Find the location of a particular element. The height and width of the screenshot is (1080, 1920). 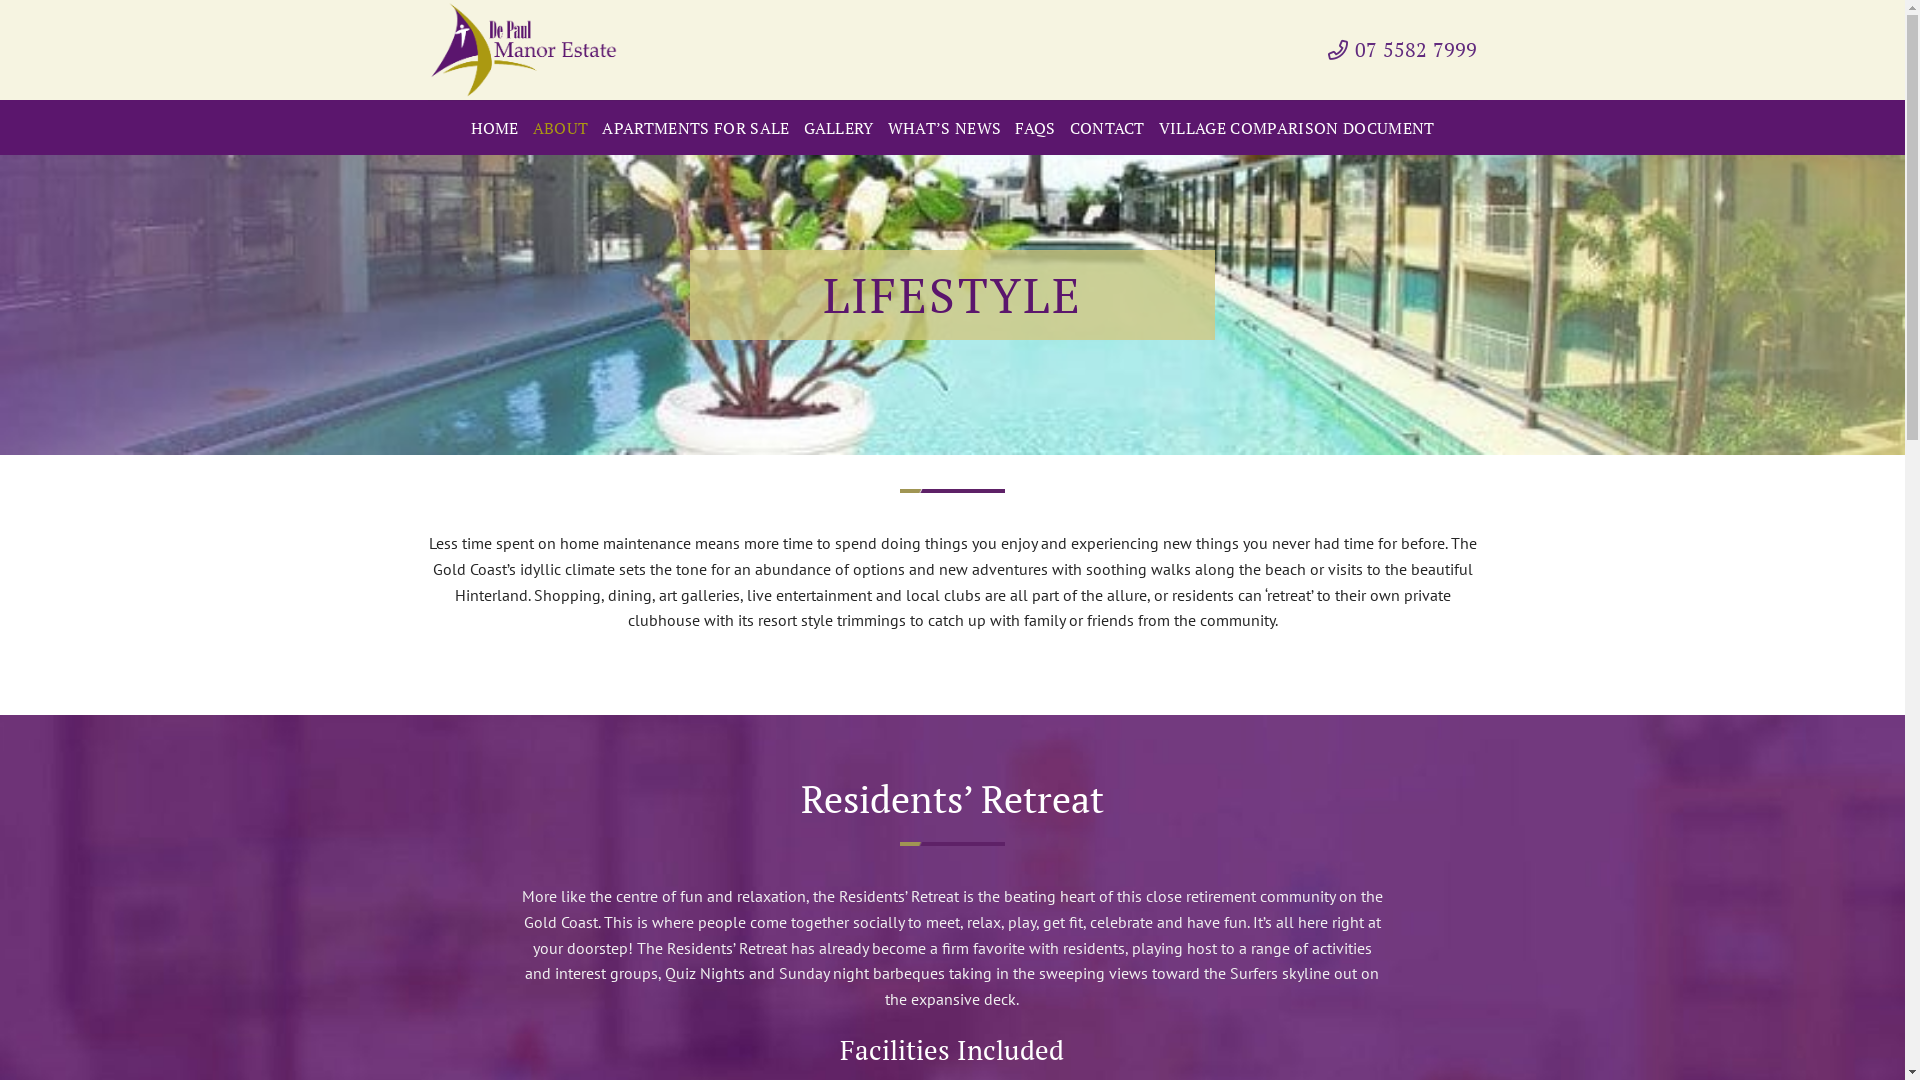

'APARTMENTS FOR SALE' is located at coordinates (600, 127).